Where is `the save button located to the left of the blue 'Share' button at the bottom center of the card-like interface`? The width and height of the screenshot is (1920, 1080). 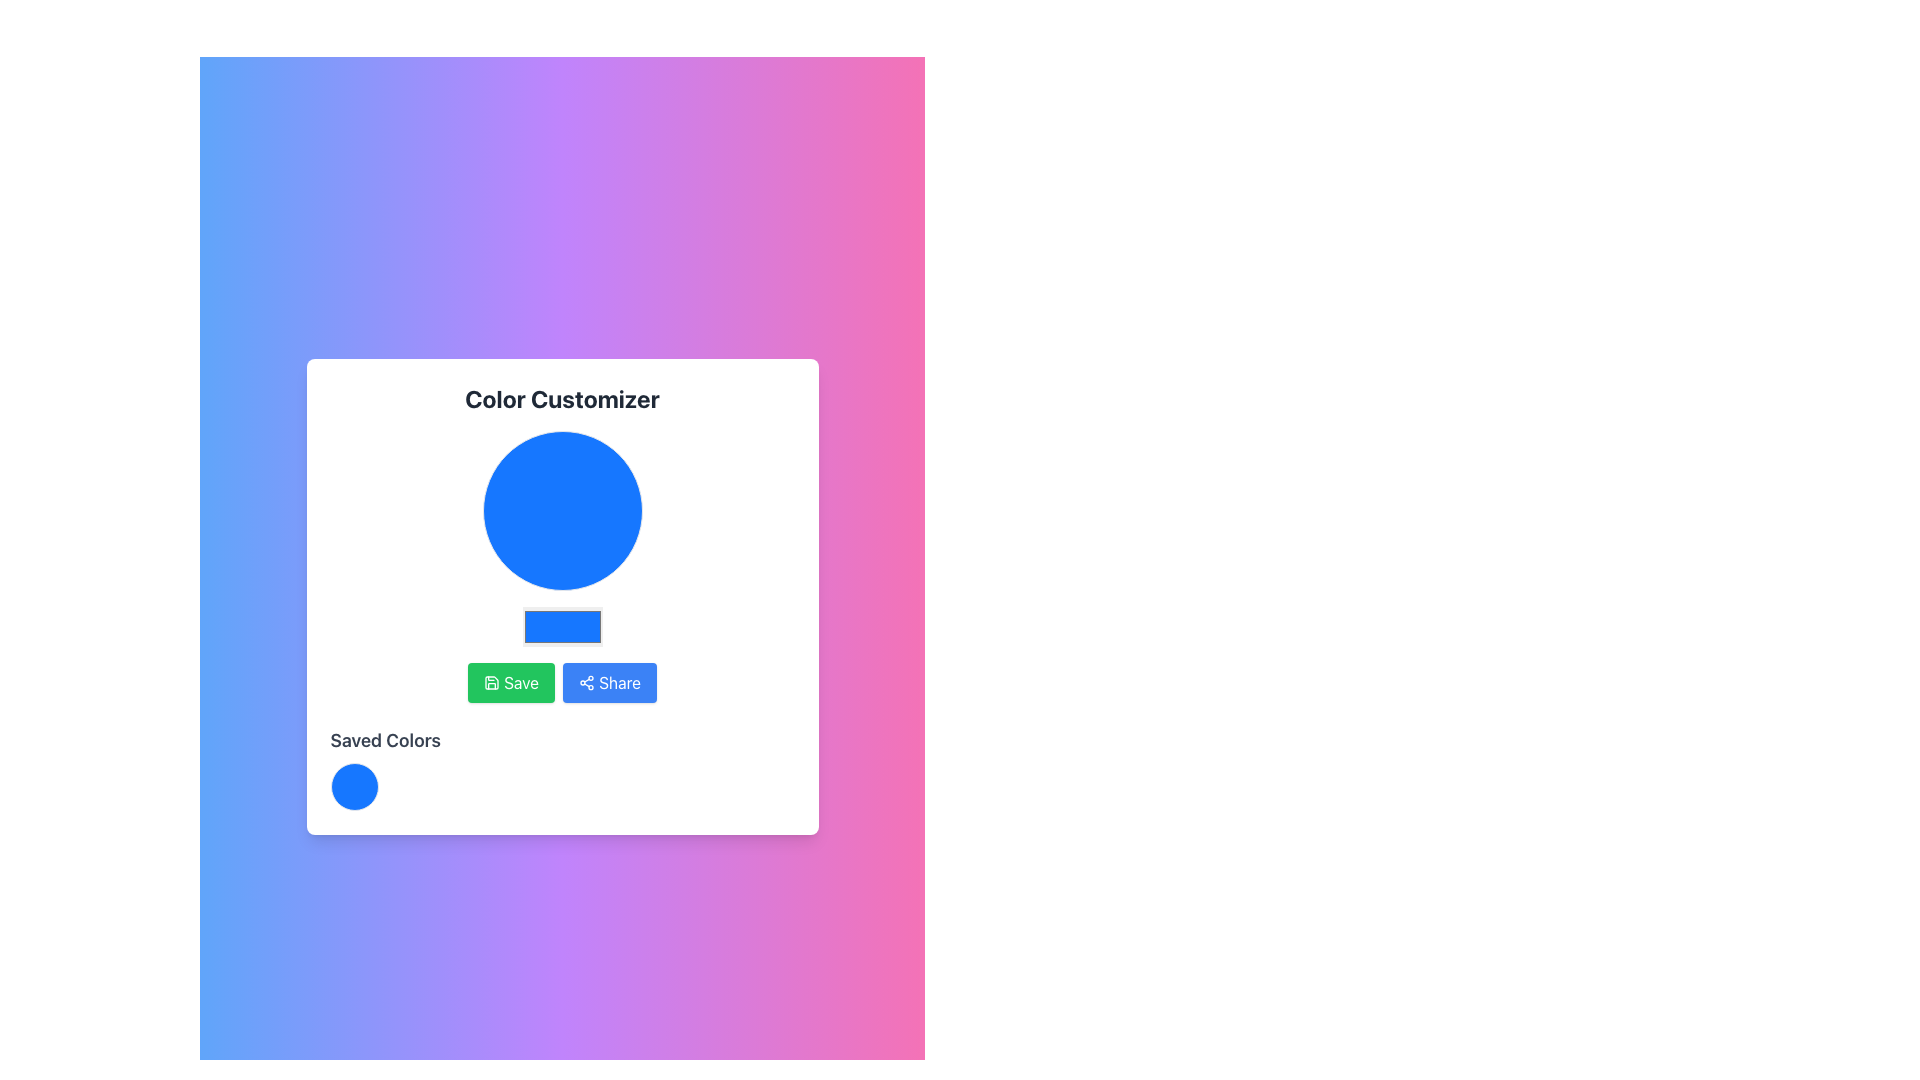 the save button located to the left of the blue 'Share' button at the bottom center of the card-like interface is located at coordinates (511, 681).